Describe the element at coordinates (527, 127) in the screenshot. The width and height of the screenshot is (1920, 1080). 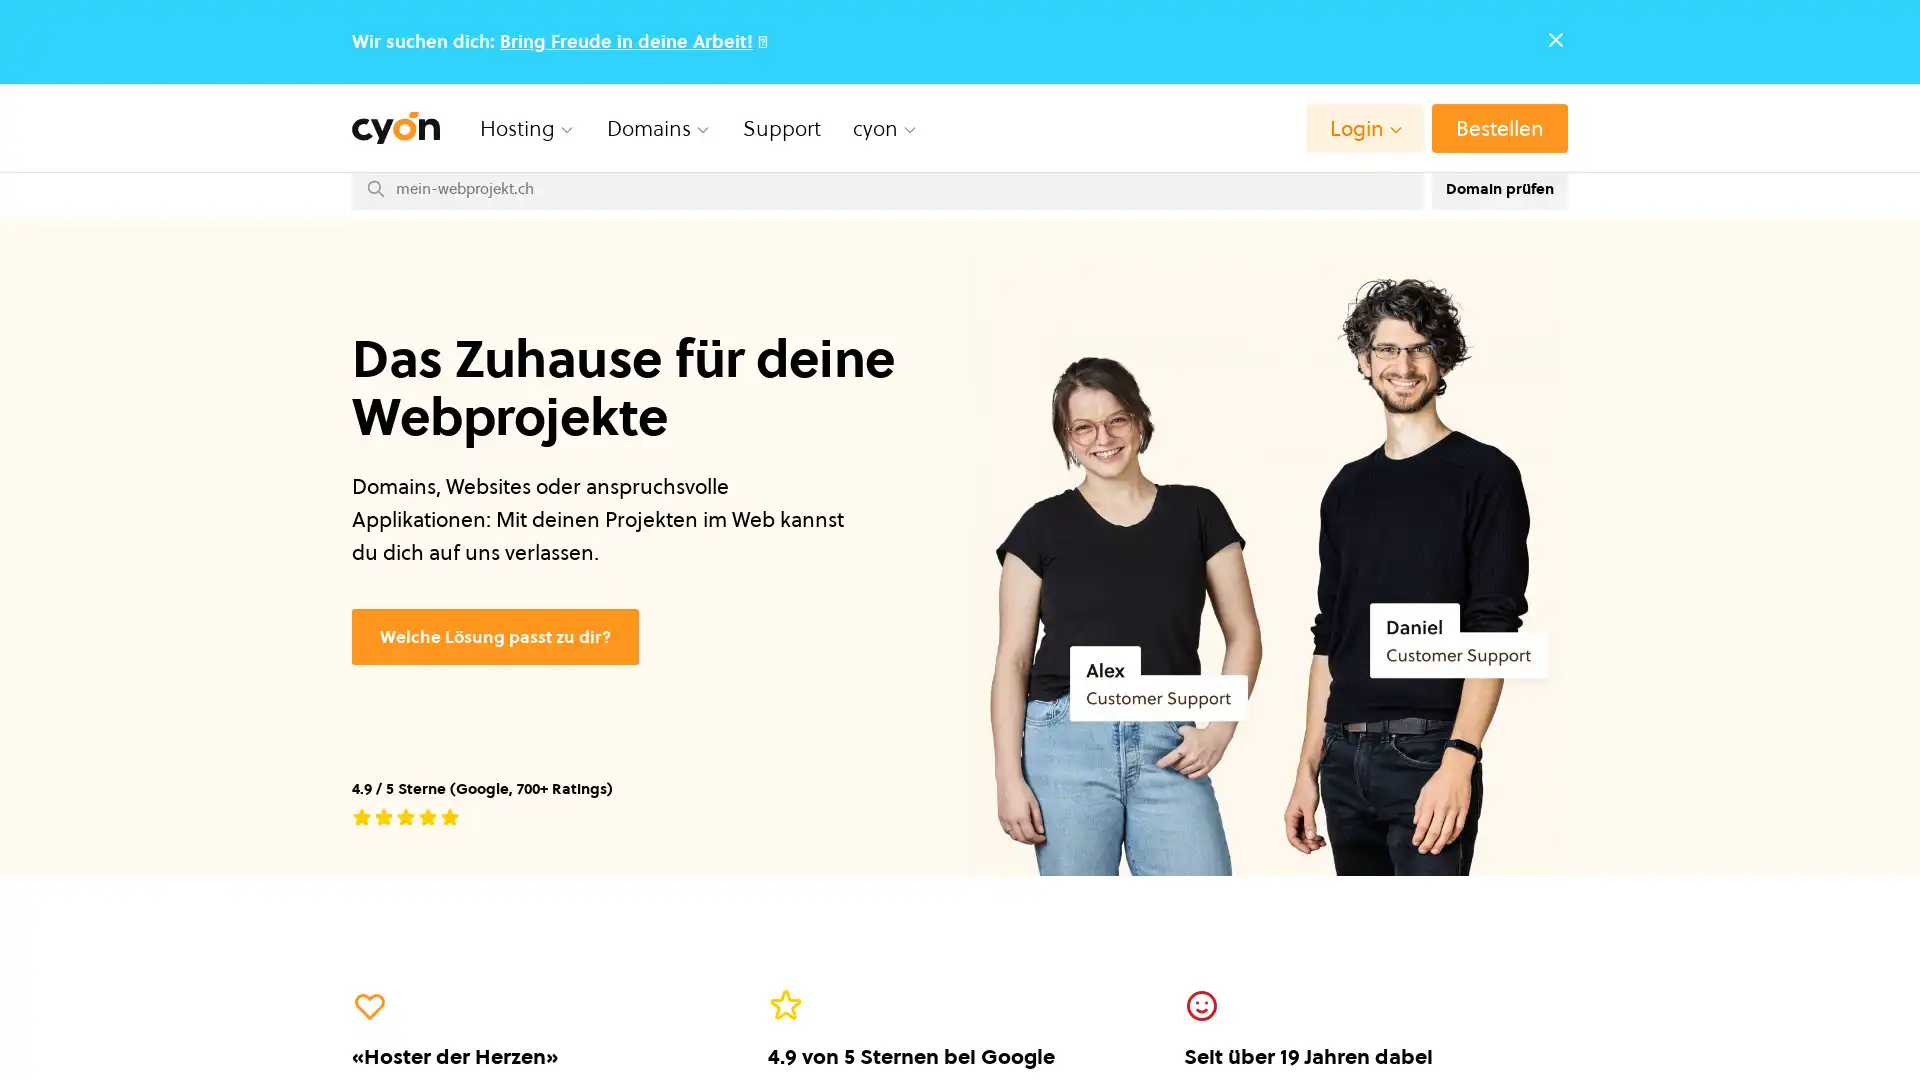
I see `Hosting` at that location.